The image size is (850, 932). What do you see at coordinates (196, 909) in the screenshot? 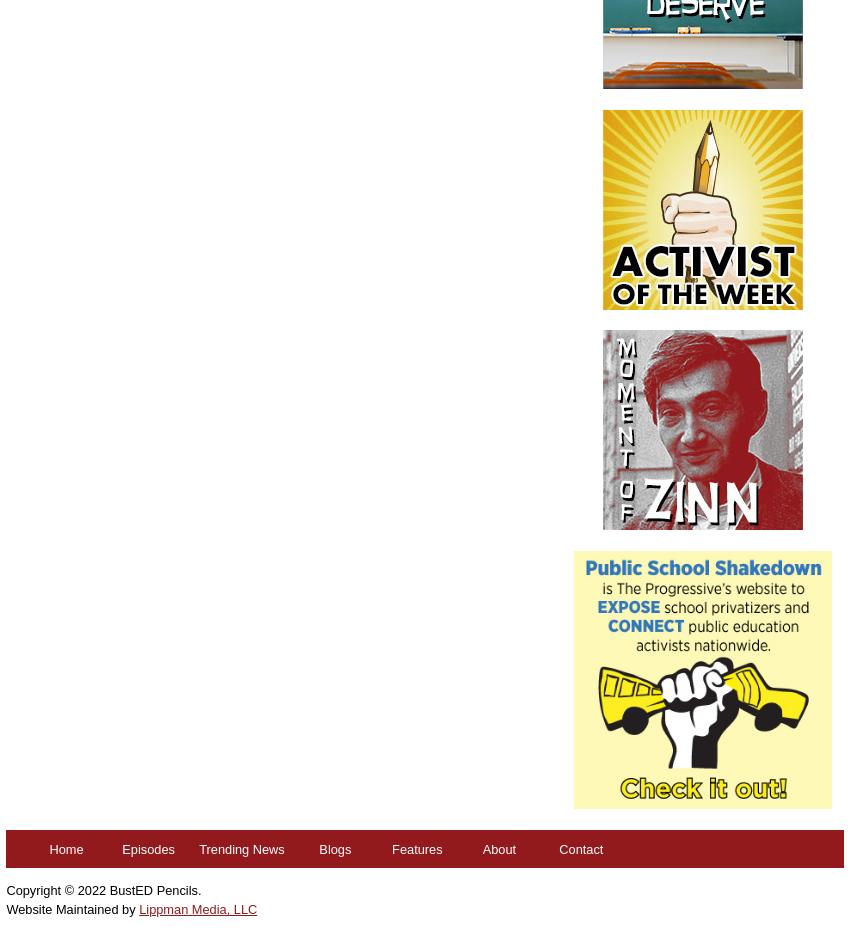
I see `'Lippman Media, LLC'` at bounding box center [196, 909].